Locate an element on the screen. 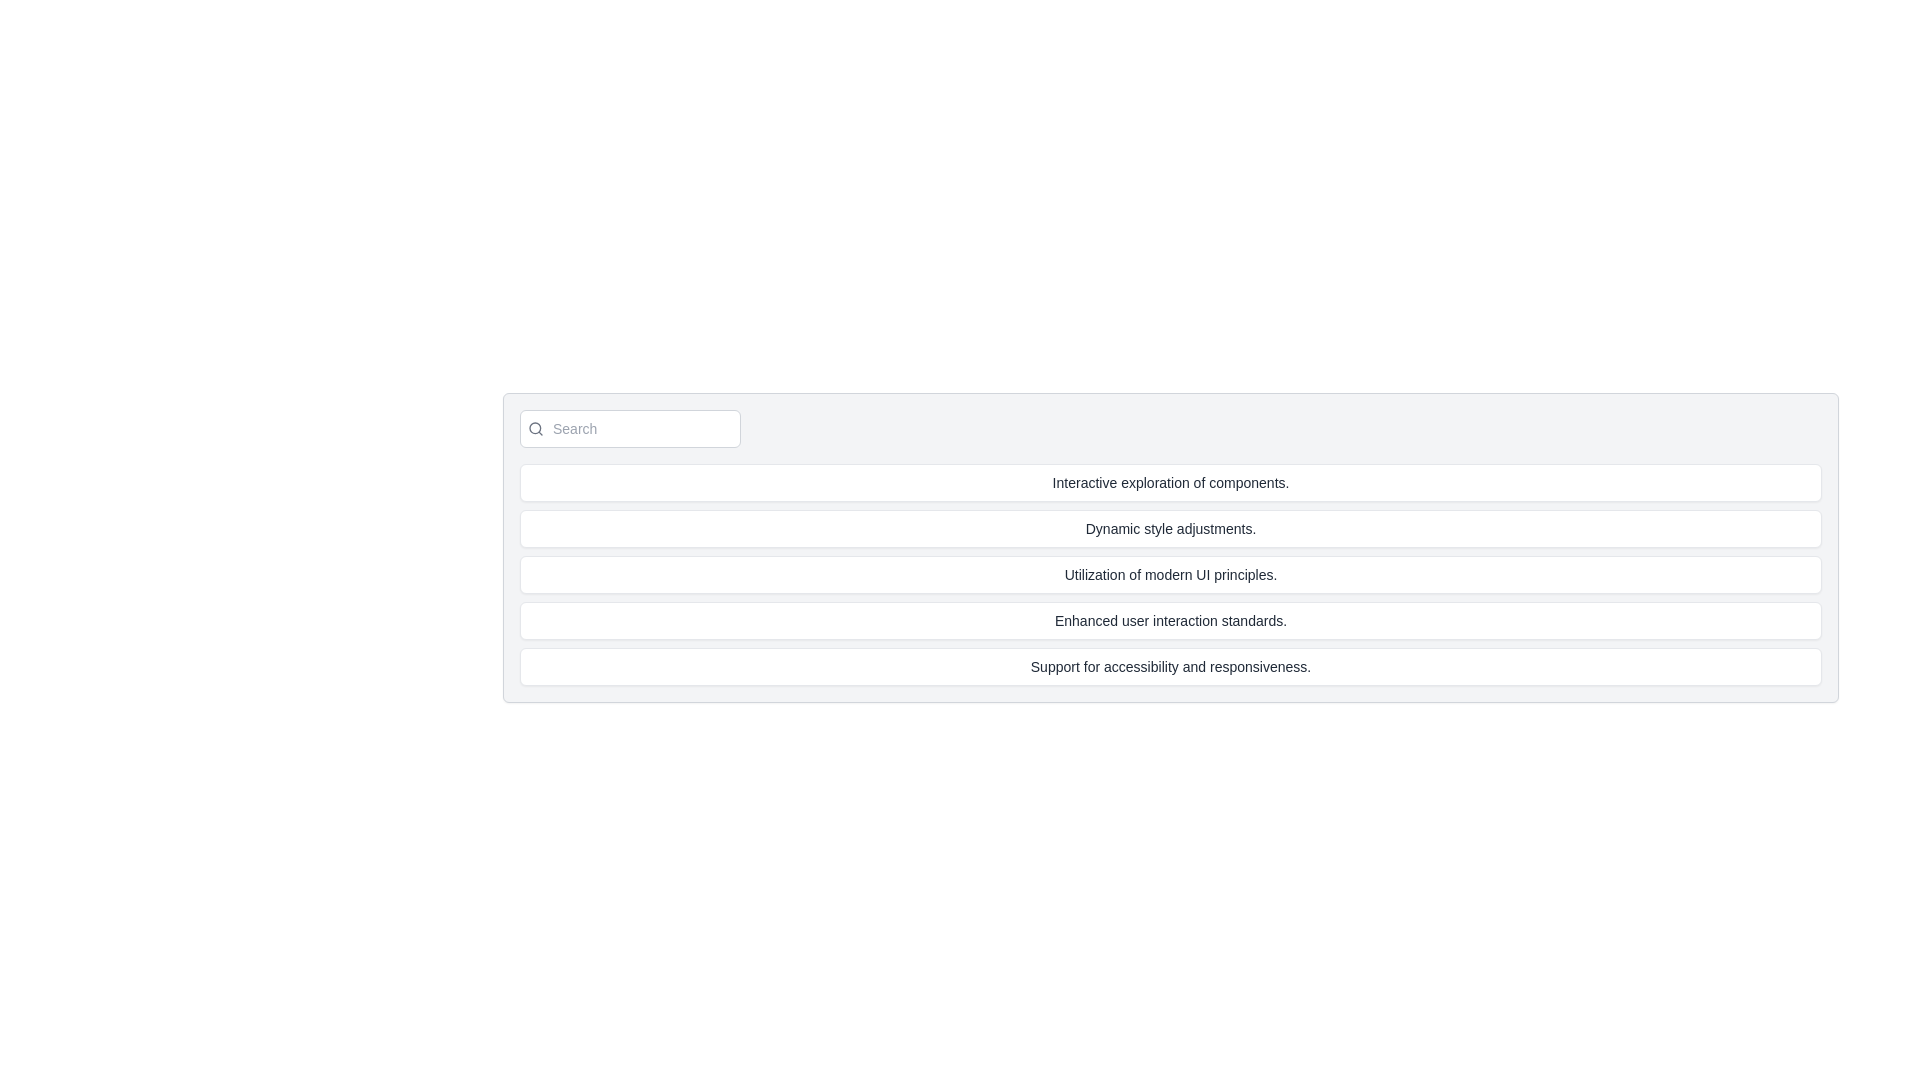 The image size is (1920, 1080). single letter element located at the rightmost part of the text 'Support for accessibility and responsiveness.' is located at coordinates (1289, 667).